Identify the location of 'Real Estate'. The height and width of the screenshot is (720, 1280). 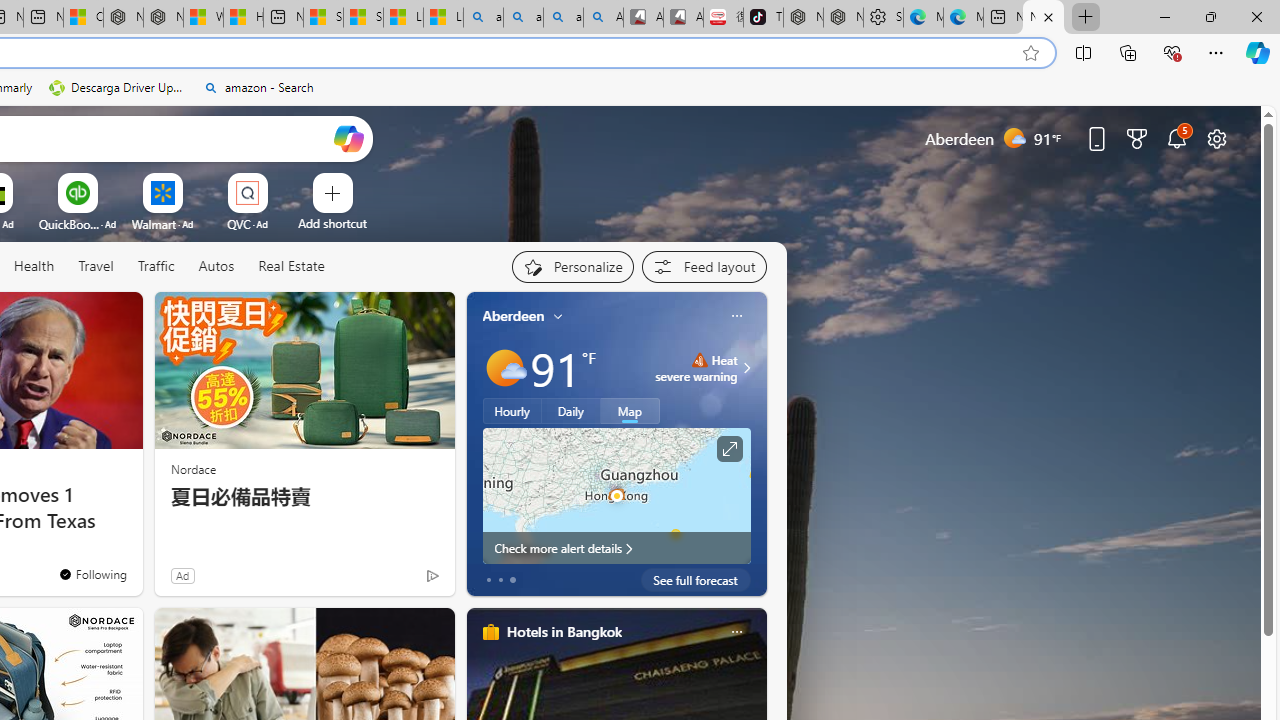
(290, 266).